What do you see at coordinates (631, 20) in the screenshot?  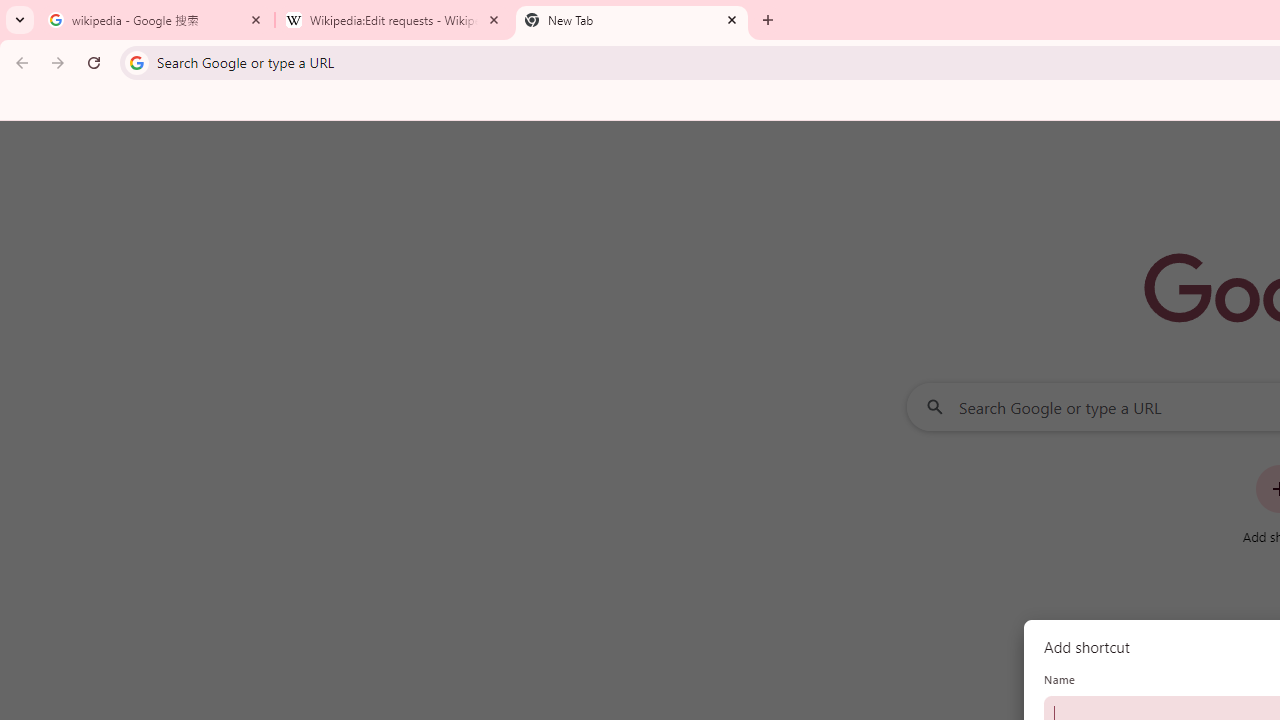 I see `'New Tab'` at bounding box center [631, 20].